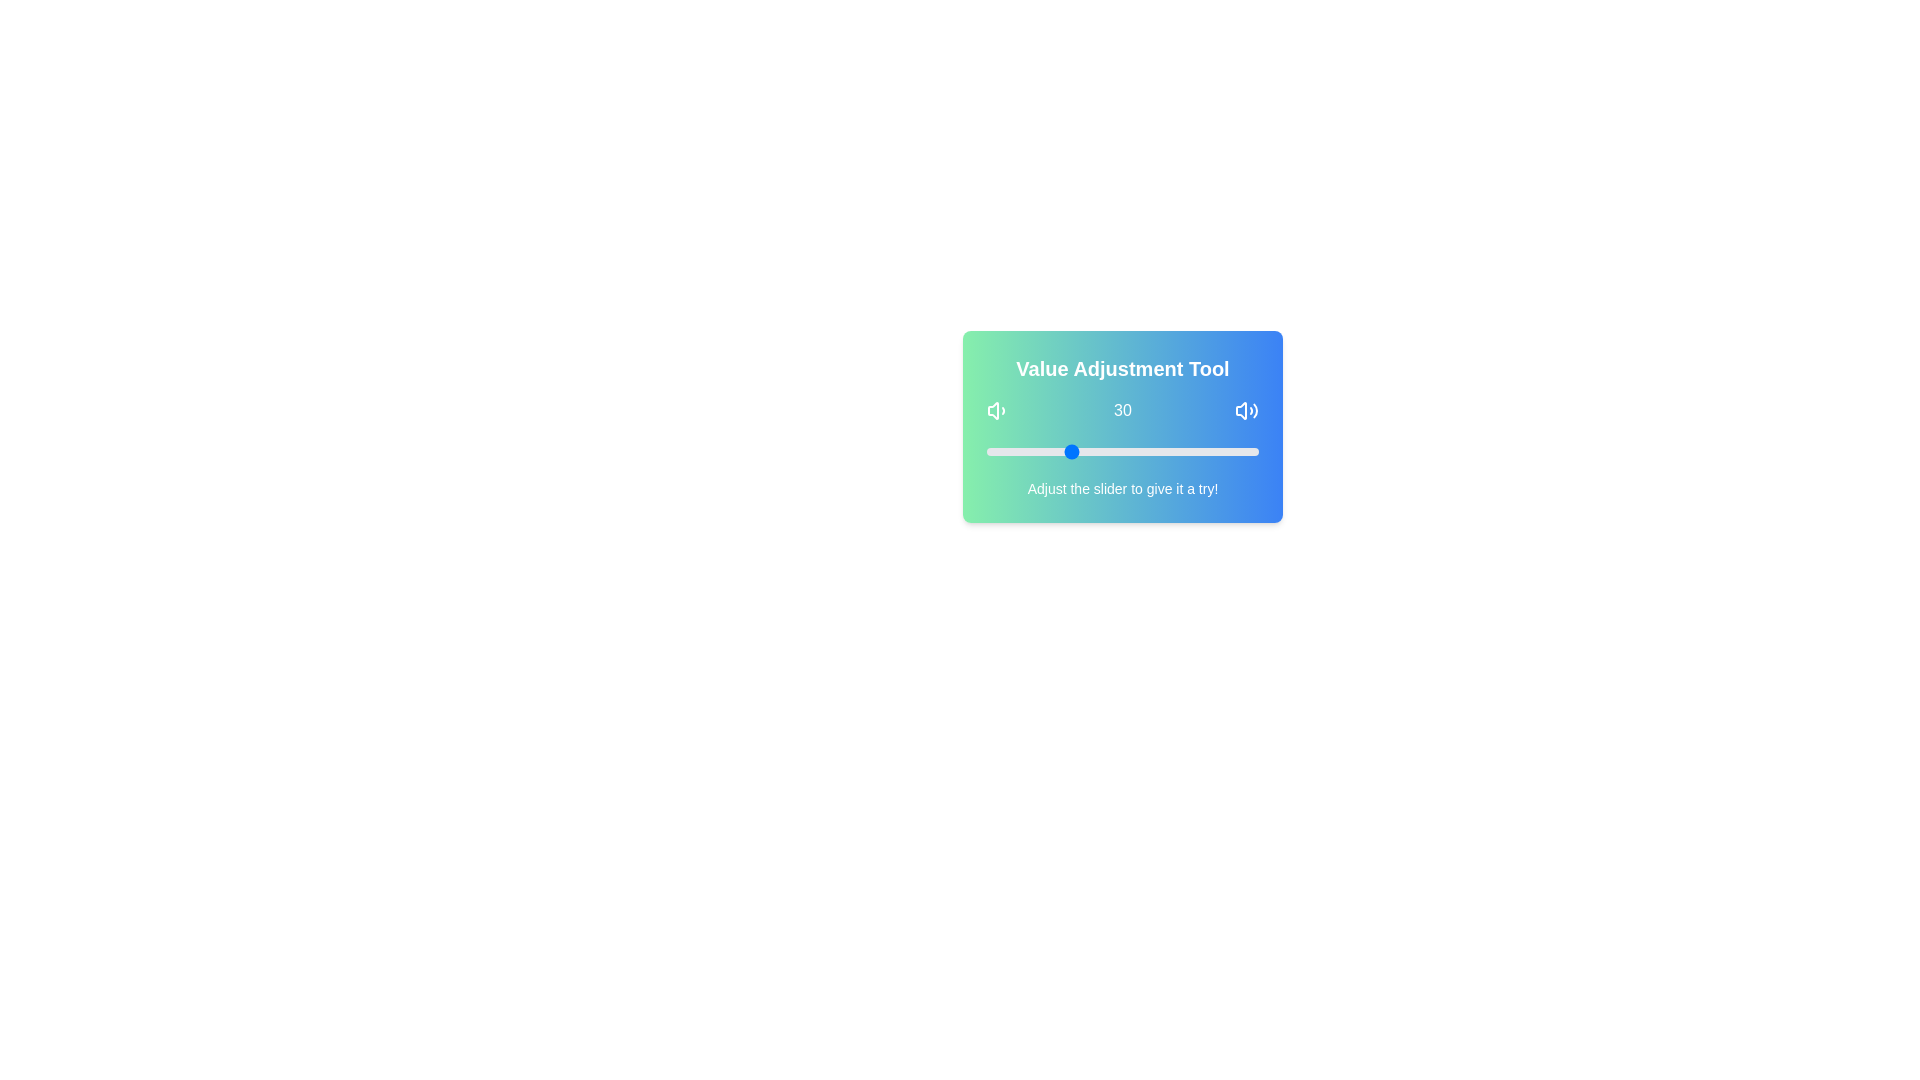  What do you see at coordinates (1185, 451) in the screenshot?
I see `the slider` at bounding box center [1185, 451].